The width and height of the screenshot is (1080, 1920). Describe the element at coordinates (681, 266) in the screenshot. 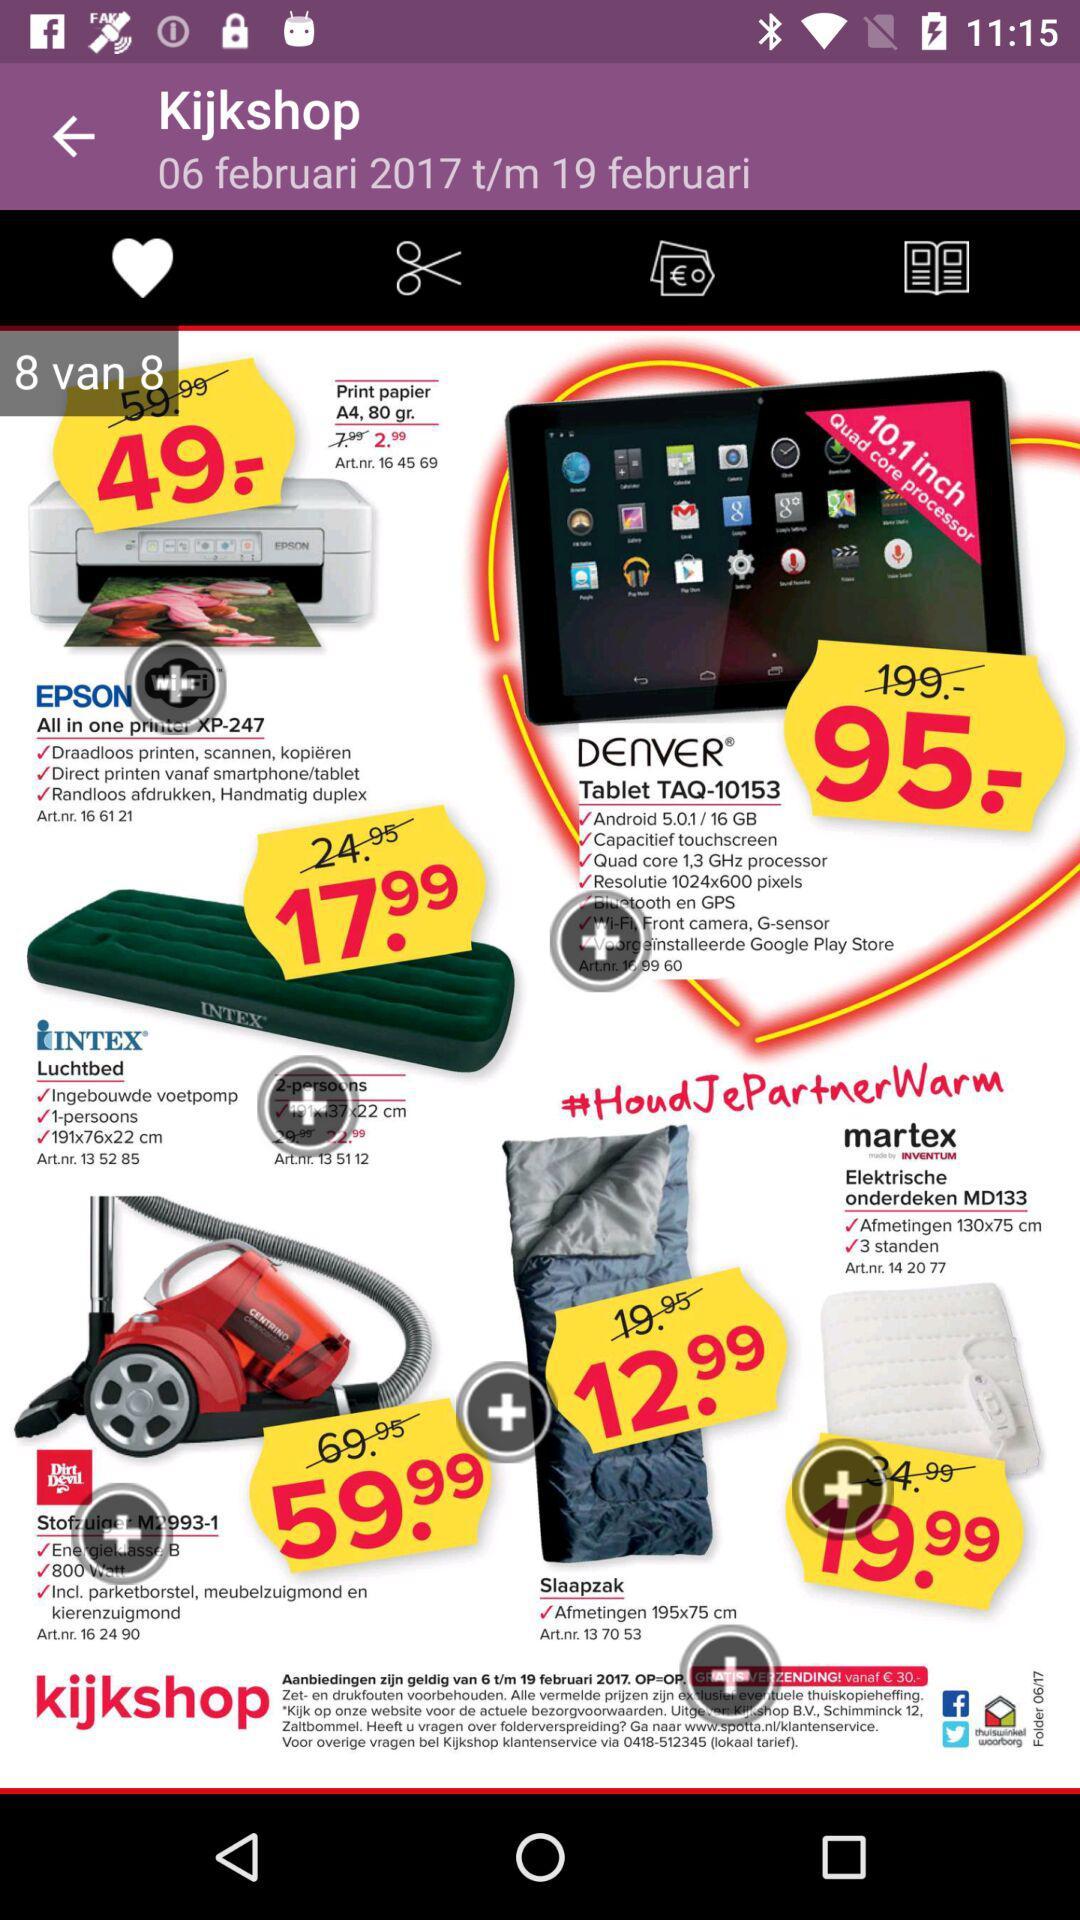

I see `the label icon` at that location.